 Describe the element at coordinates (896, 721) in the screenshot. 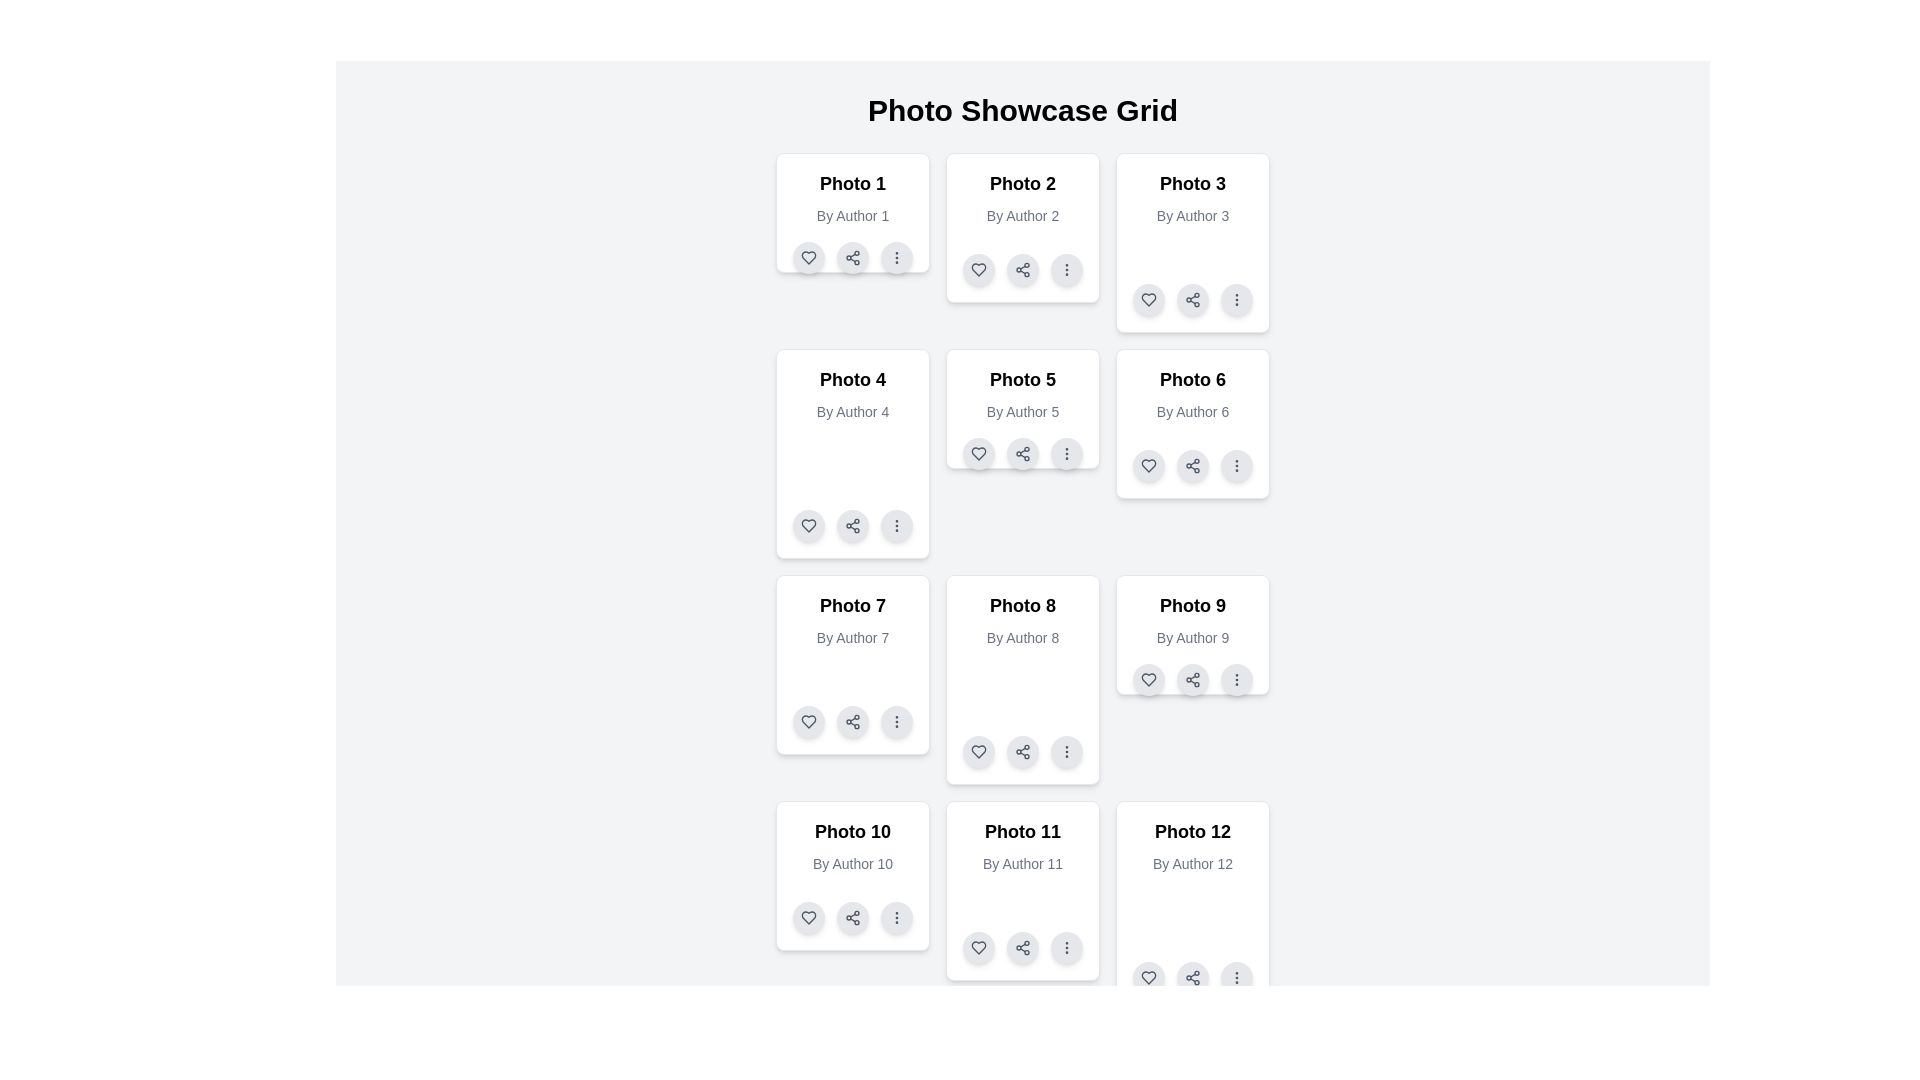

I see `the circular button with a gray background and three vertical dots located` at that location.